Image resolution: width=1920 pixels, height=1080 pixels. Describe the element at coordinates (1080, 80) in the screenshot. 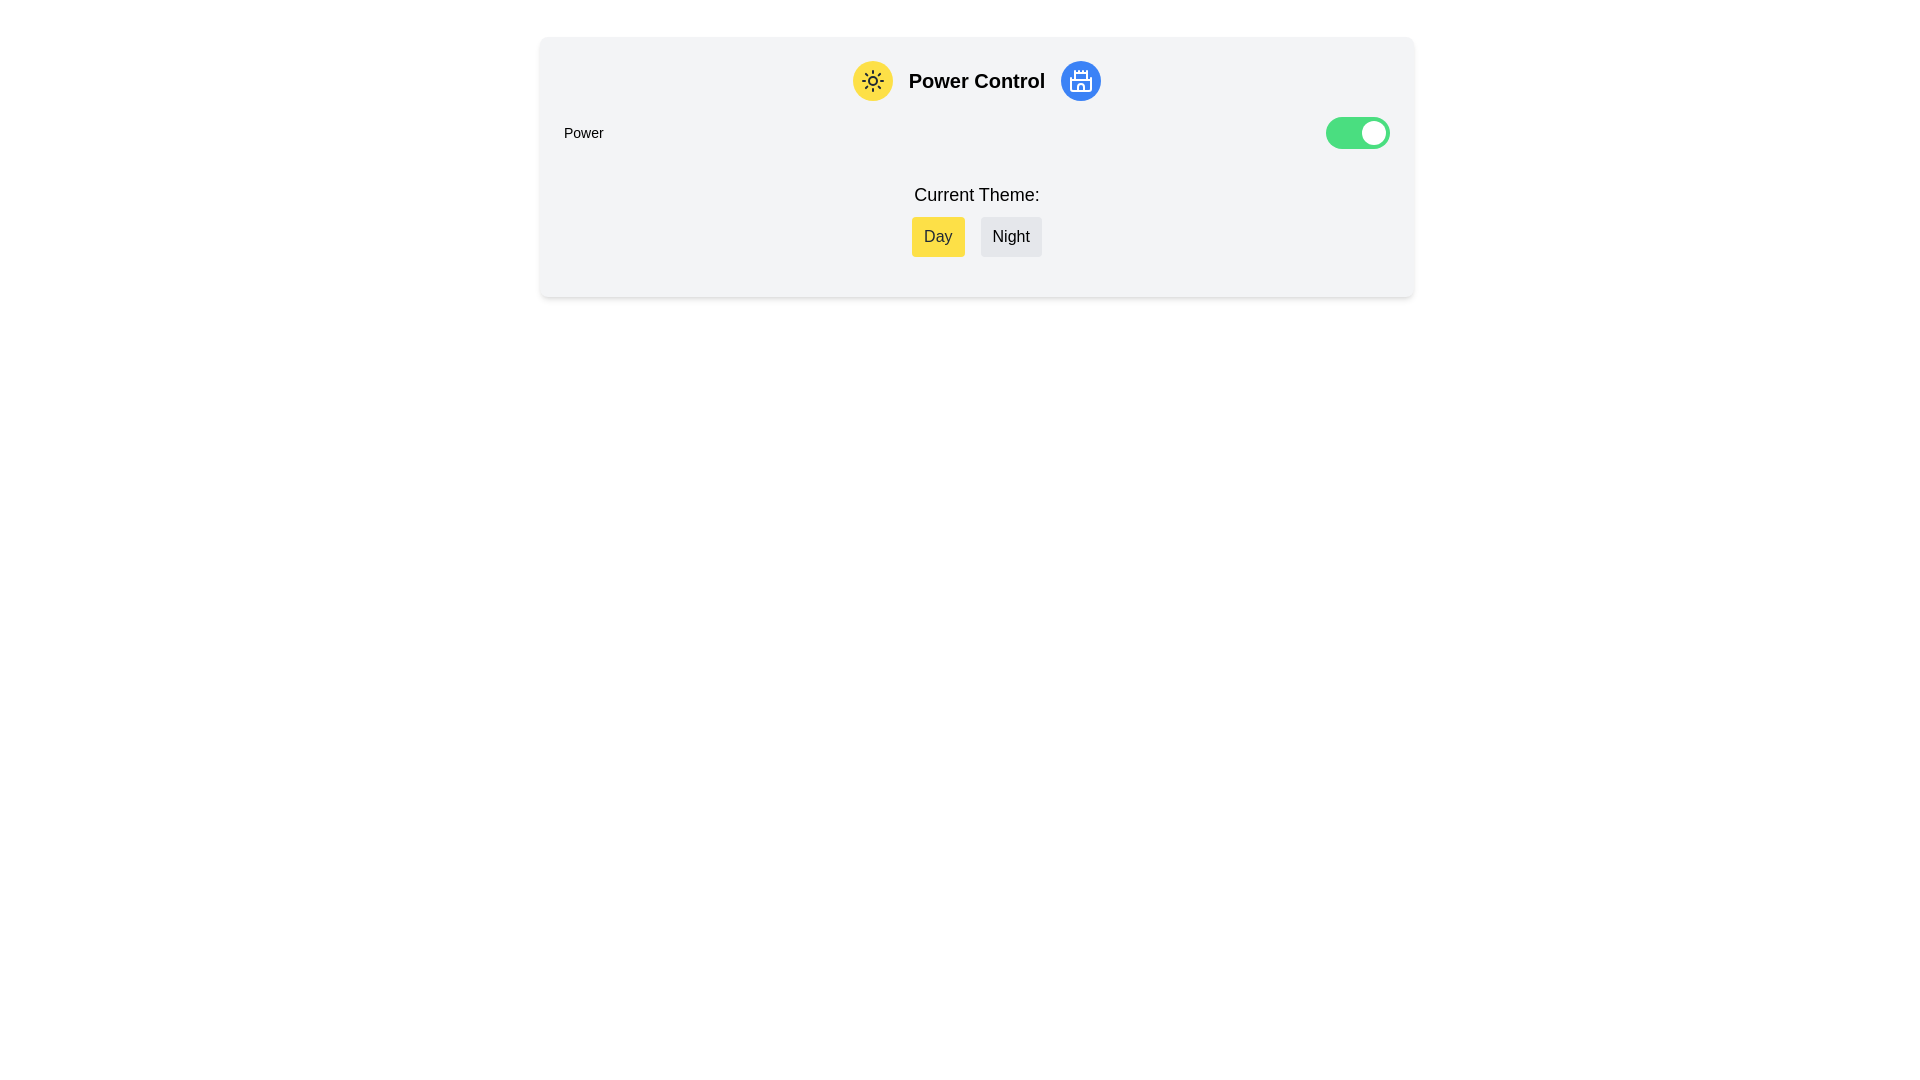

I see `the blue castle icon with white strokes located at the top right of the 'Power Control' section` at that location.